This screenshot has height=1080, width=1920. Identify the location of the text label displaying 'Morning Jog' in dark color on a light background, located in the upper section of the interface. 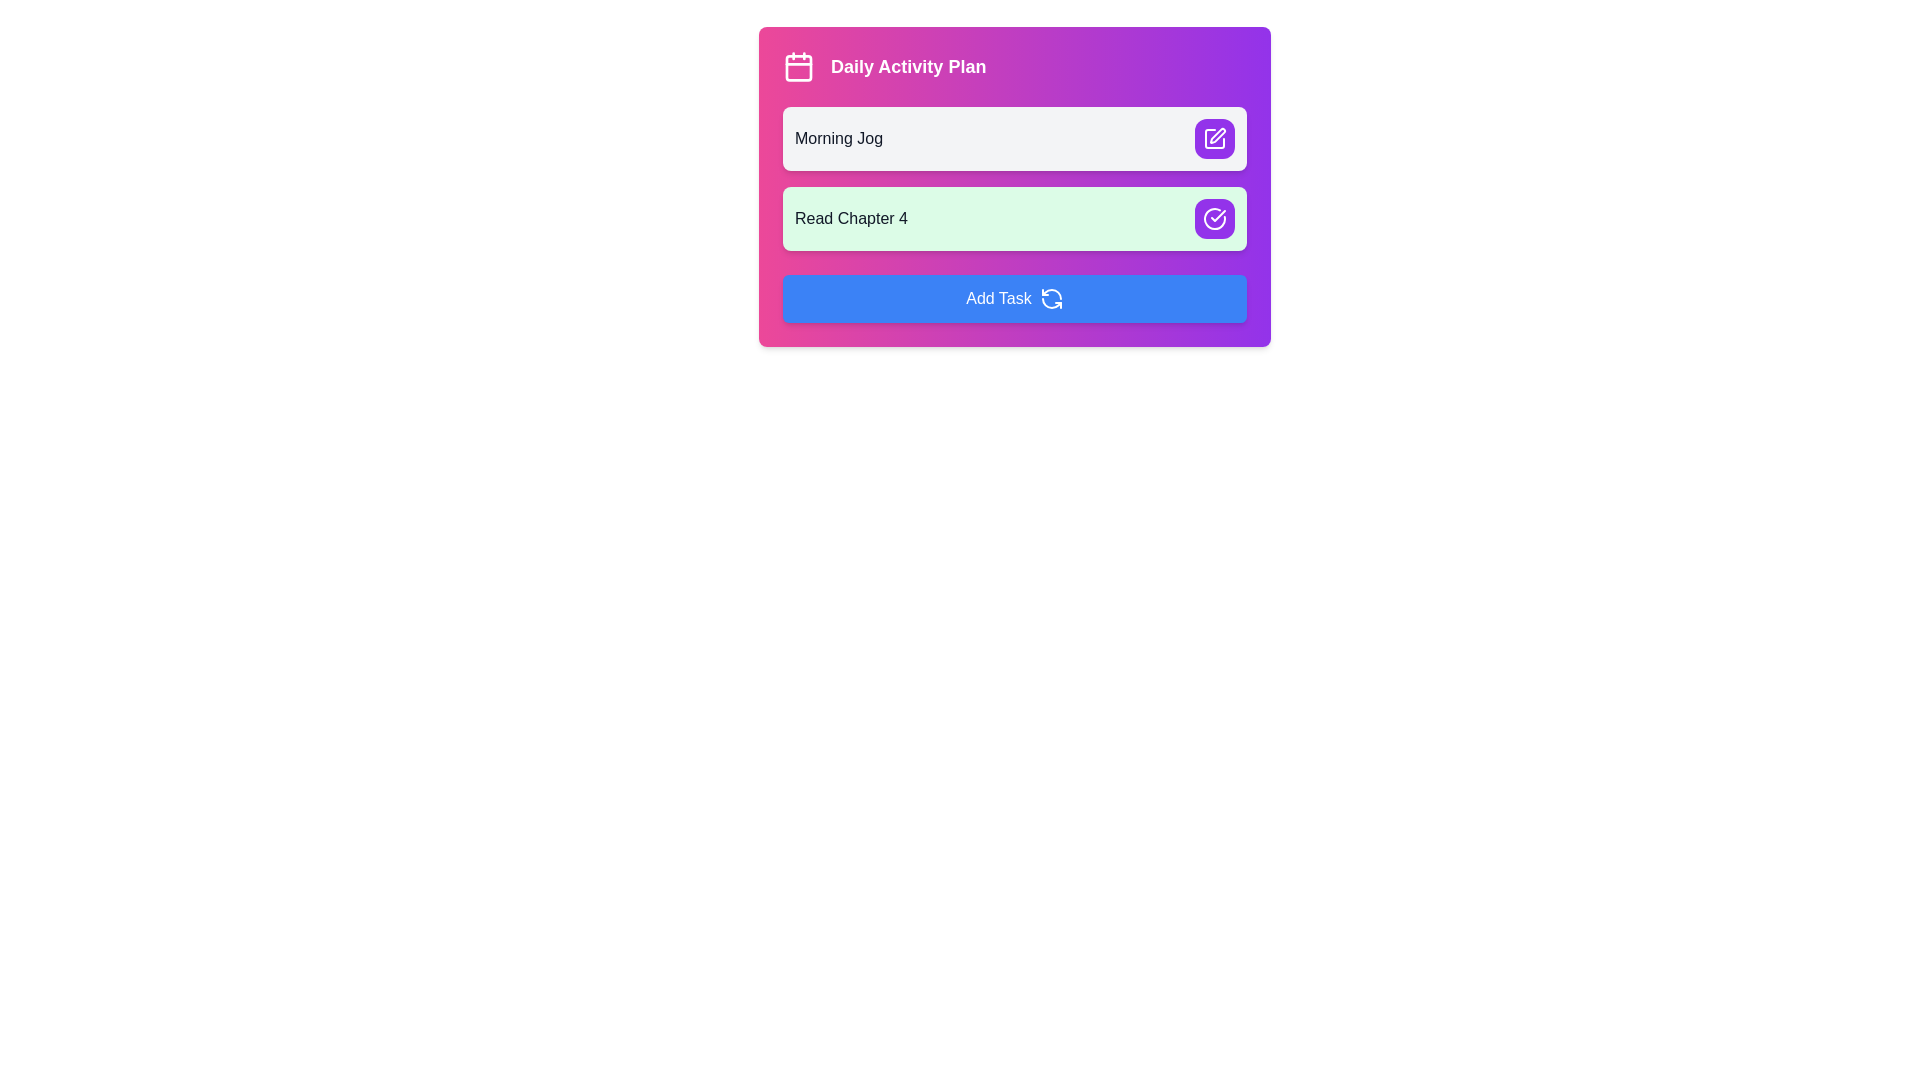
(839, 137).